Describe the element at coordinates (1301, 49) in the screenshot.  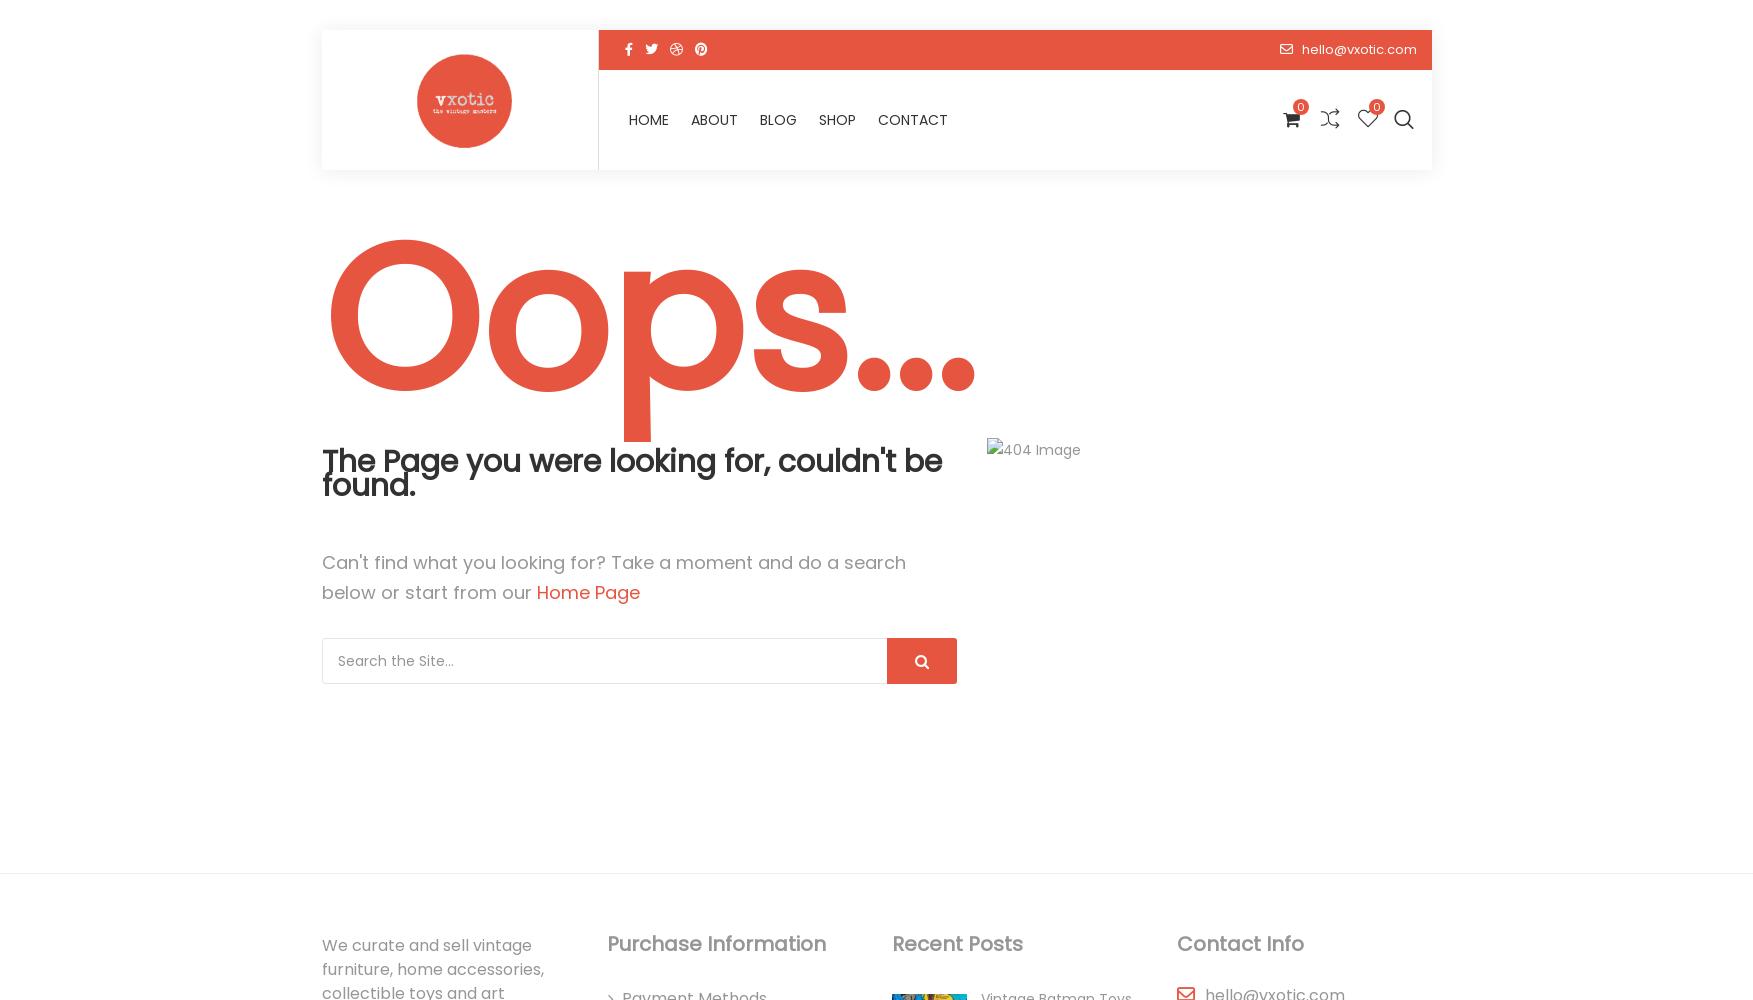
I see `'hello@vxotic.com'` at that location.